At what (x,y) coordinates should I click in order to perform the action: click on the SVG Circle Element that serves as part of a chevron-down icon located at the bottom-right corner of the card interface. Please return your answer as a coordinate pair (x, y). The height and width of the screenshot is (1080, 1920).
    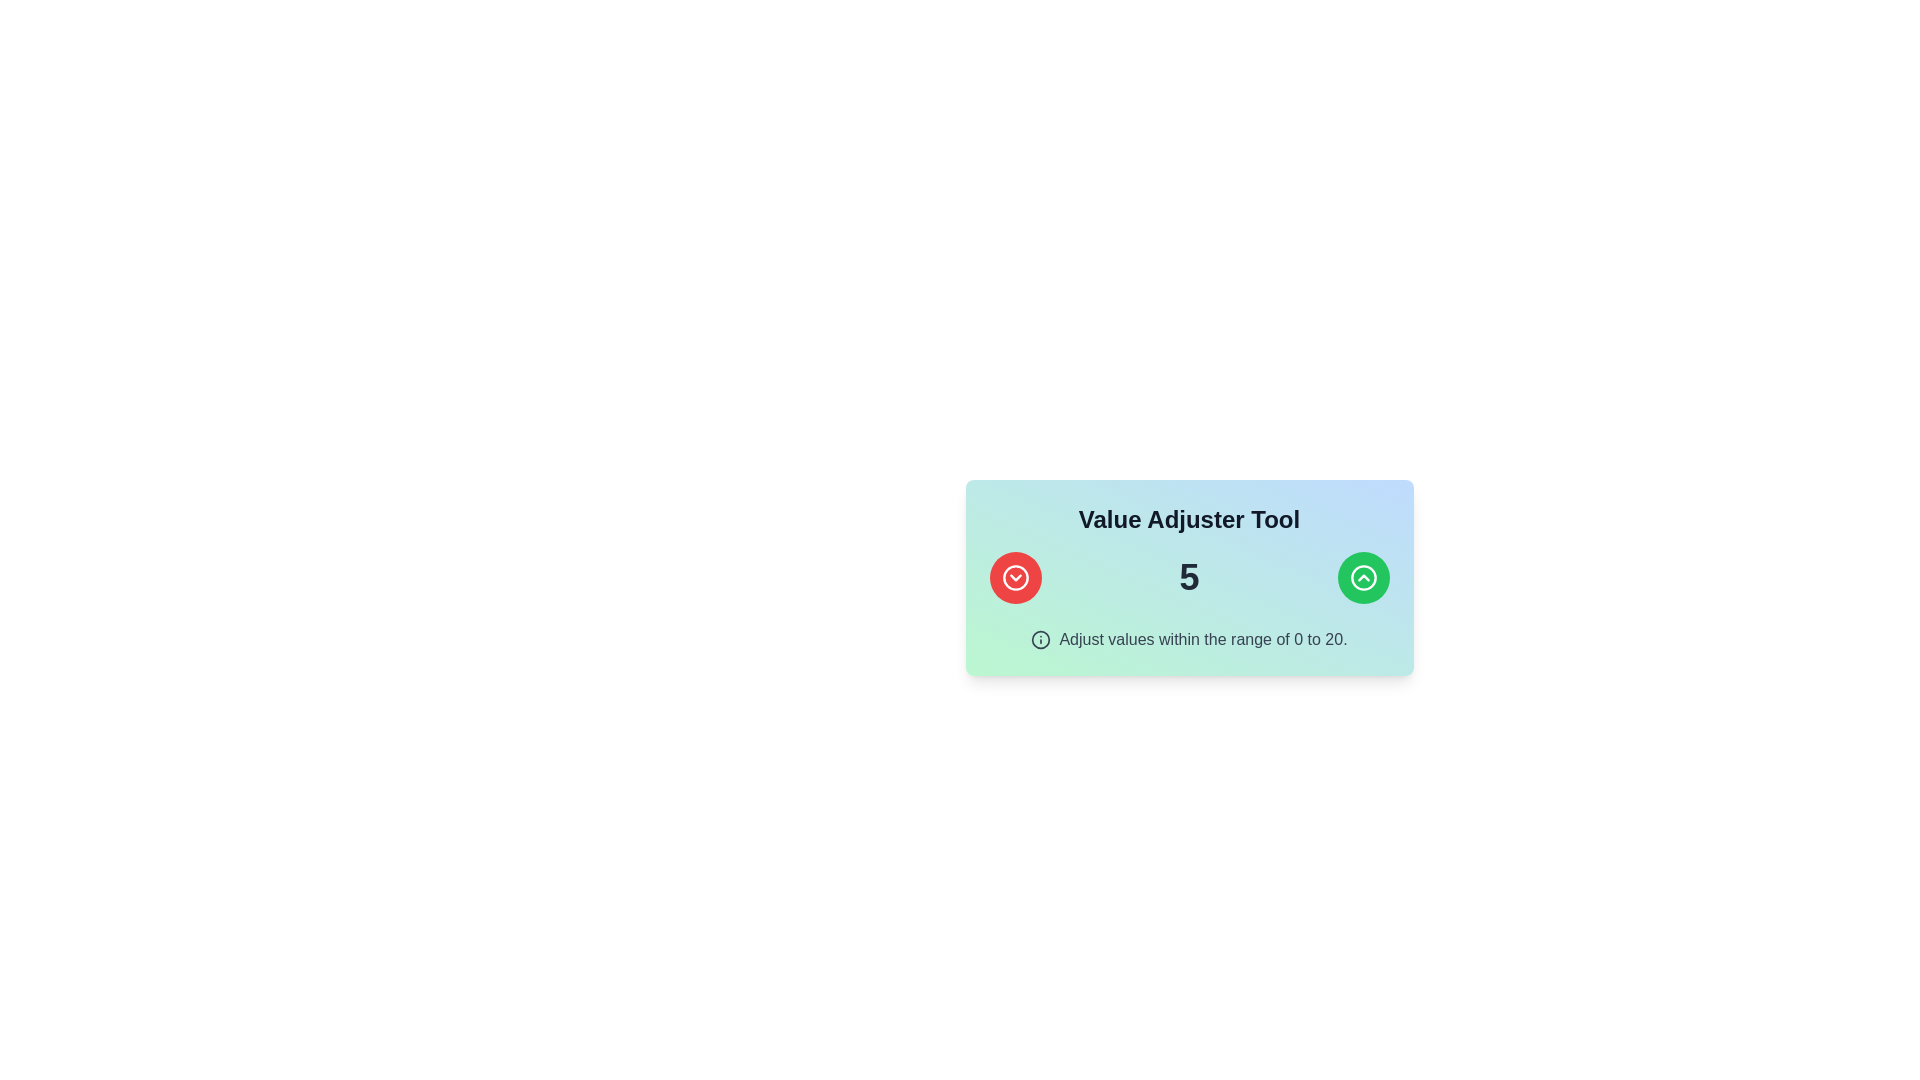
    Looking at the image, I should click on (1015, 578).